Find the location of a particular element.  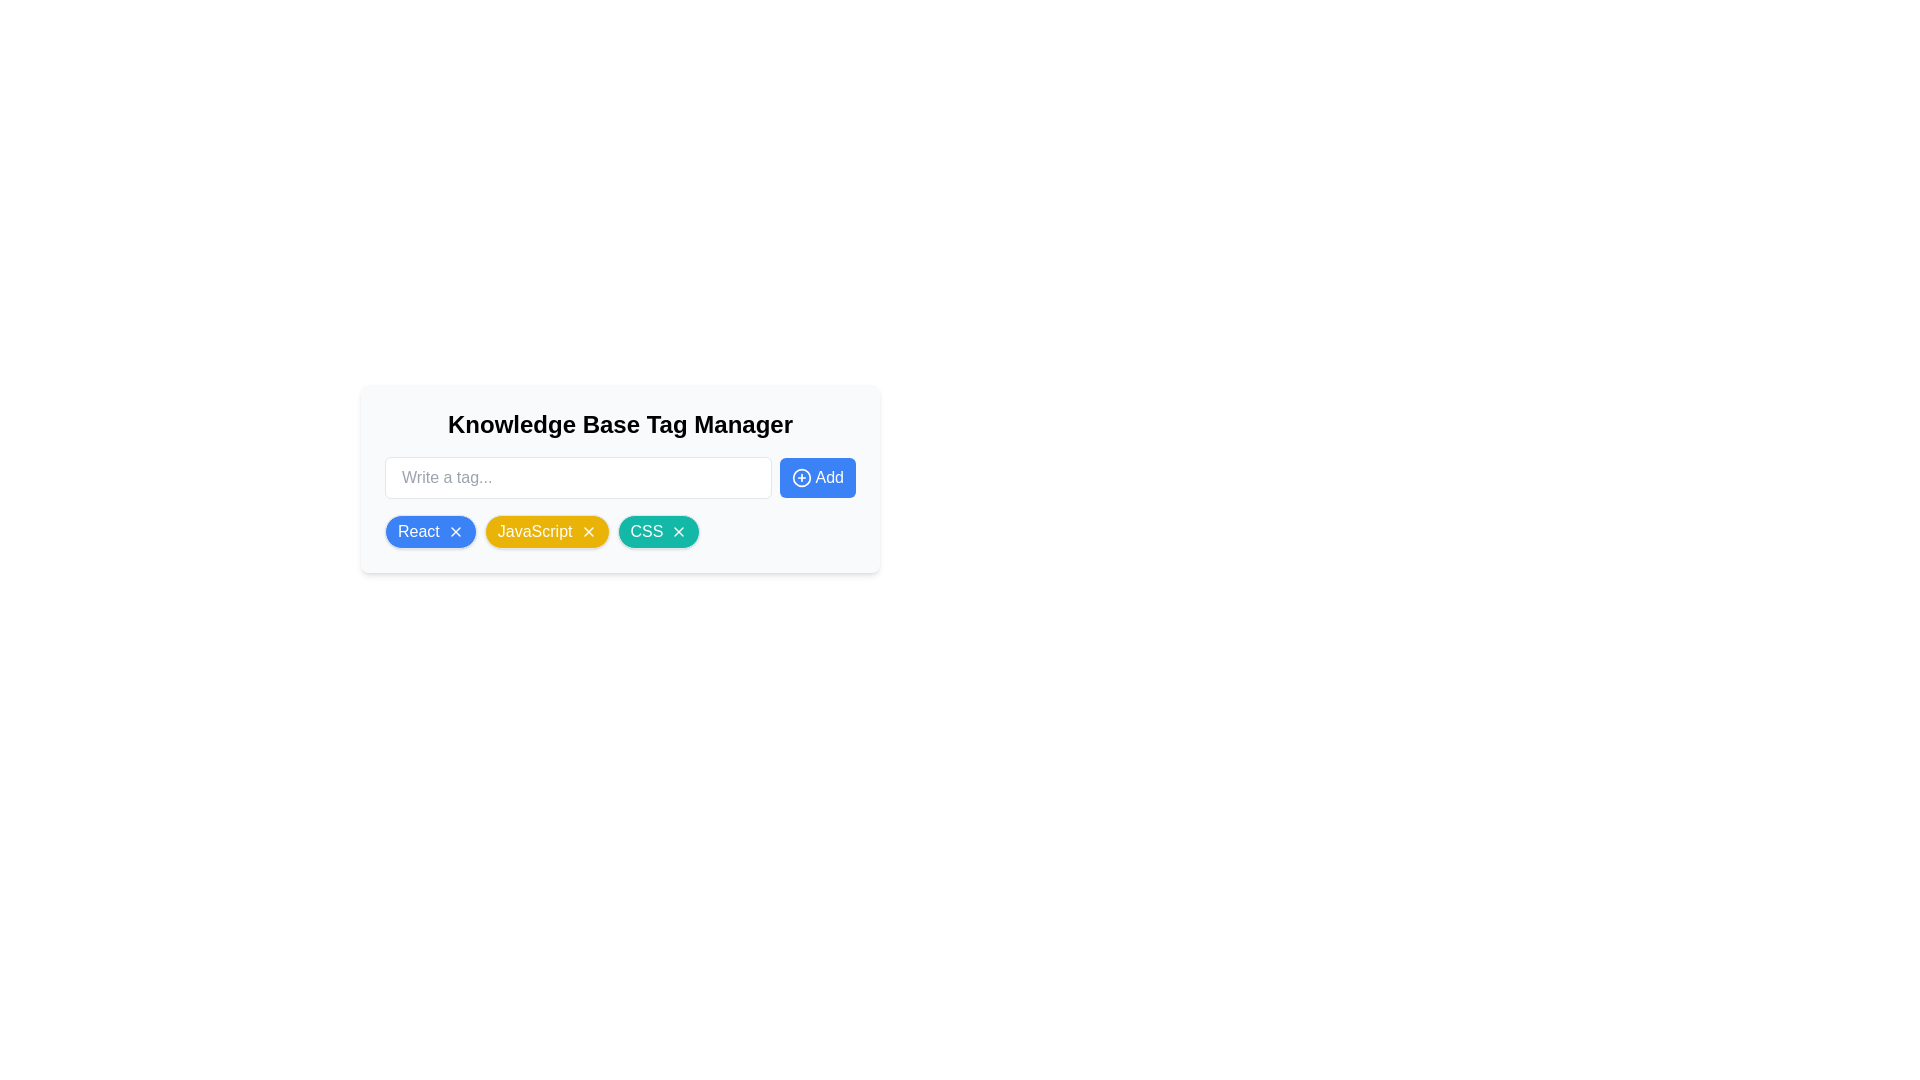

the Close Icon Button located at the right-most end of the JavaScript tag is located at coordinates (587, 531).